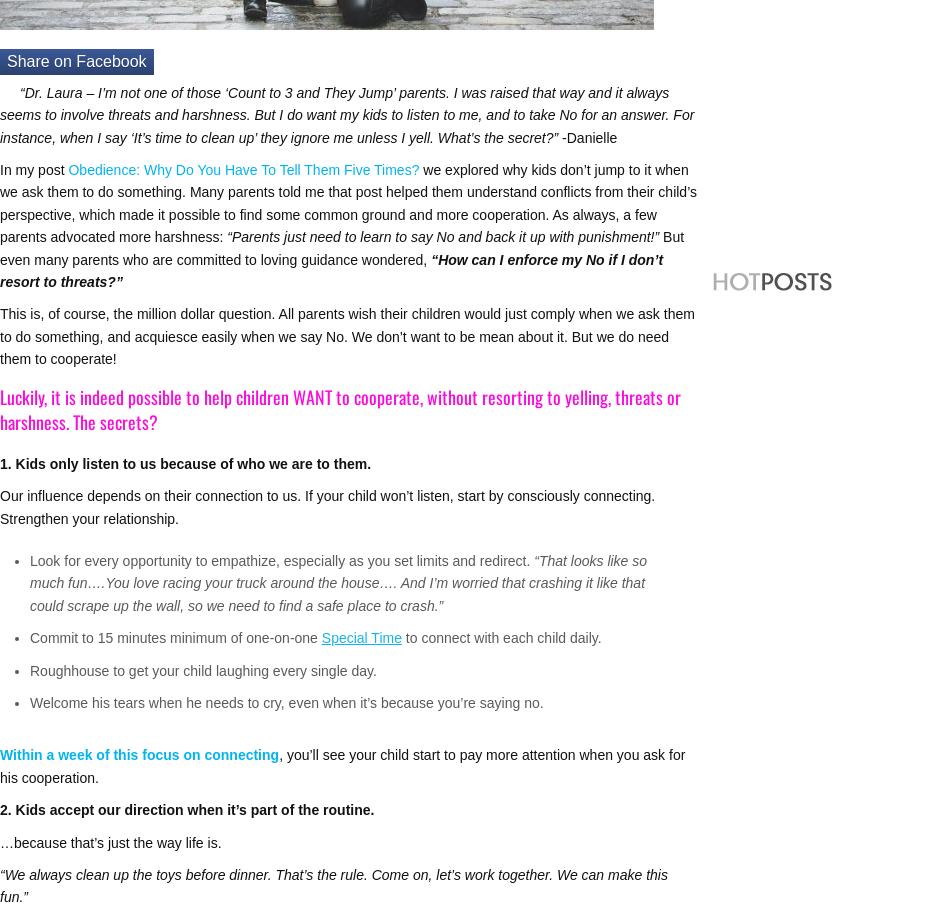 This screenshot has width=950, height=911. I want to click on 'Look for every opportunity to empathize, especially as you set limits and redirect.', so click(280, 559).